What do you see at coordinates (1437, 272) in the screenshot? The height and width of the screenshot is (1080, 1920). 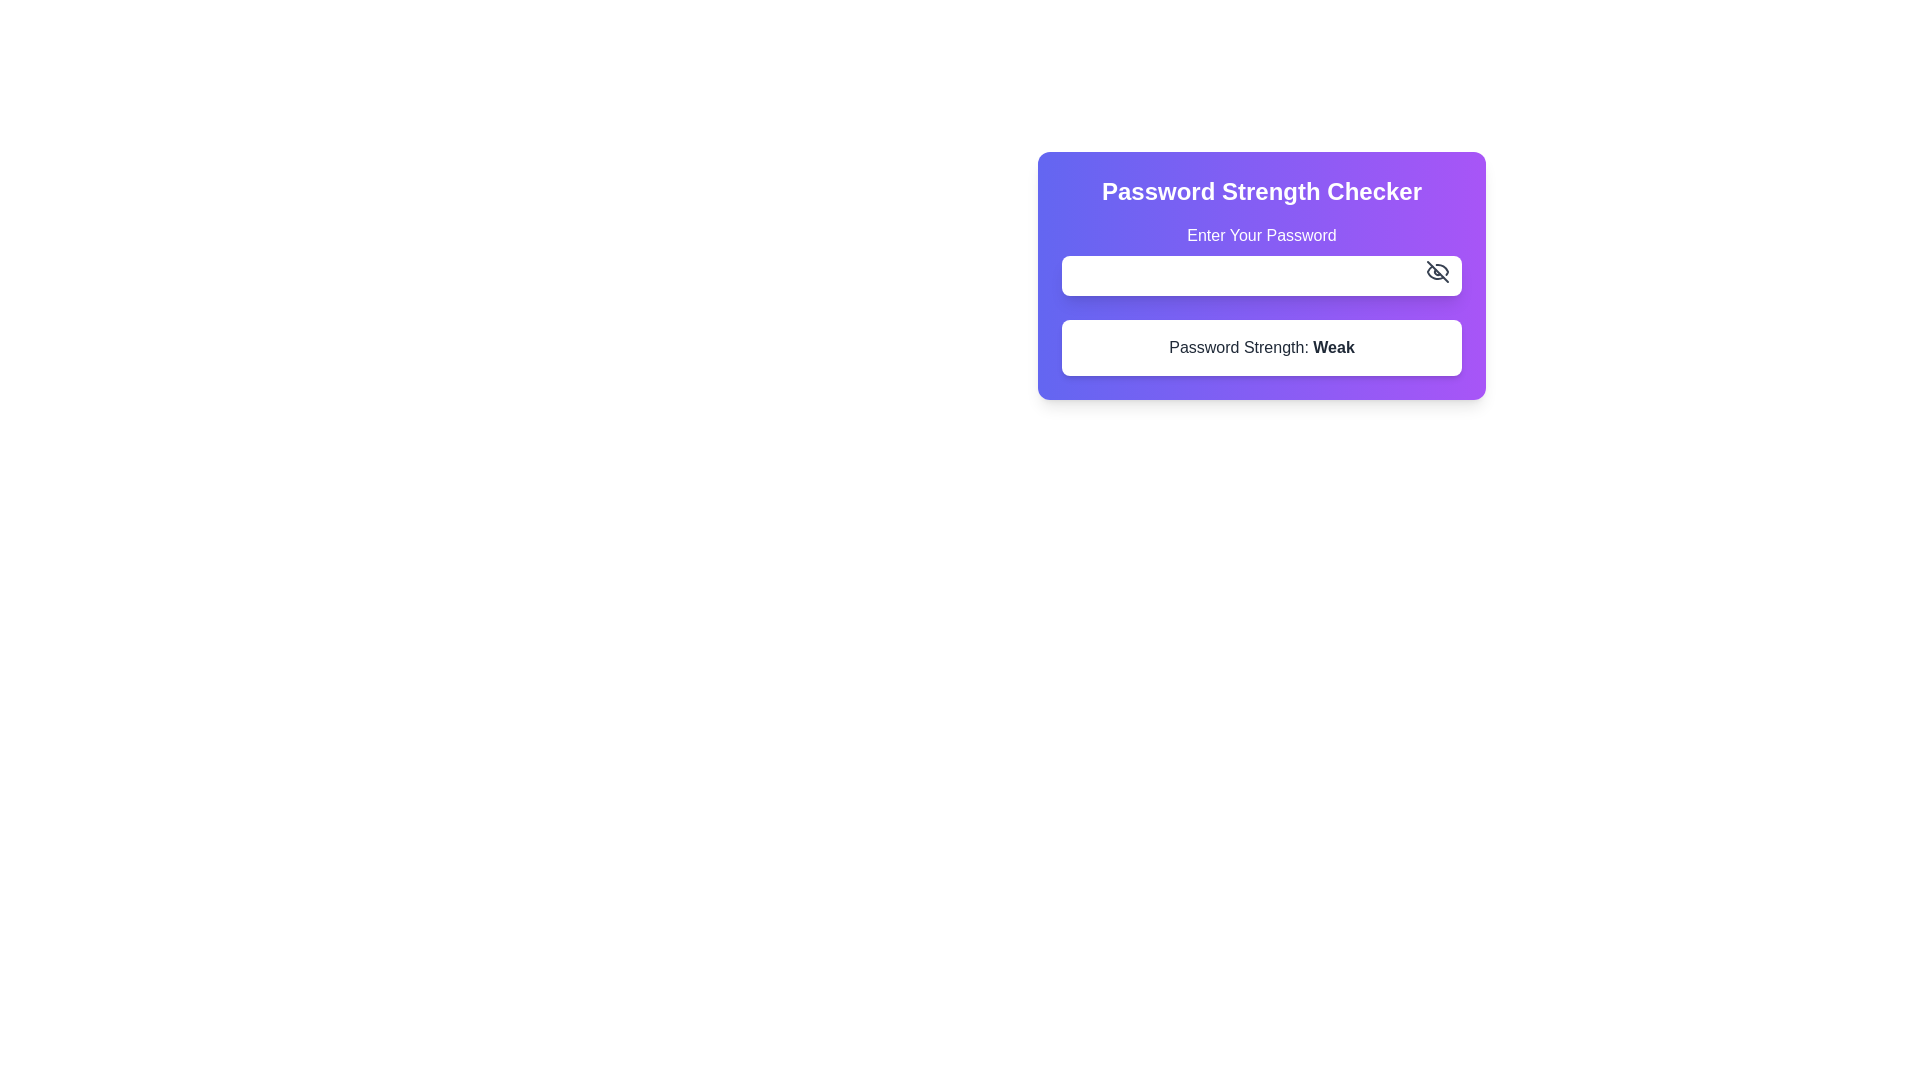 I see `the eye-slash icon button located at the far right of the 'Enter Your Password' input field to change its color` at bounding box center [1437, 272].